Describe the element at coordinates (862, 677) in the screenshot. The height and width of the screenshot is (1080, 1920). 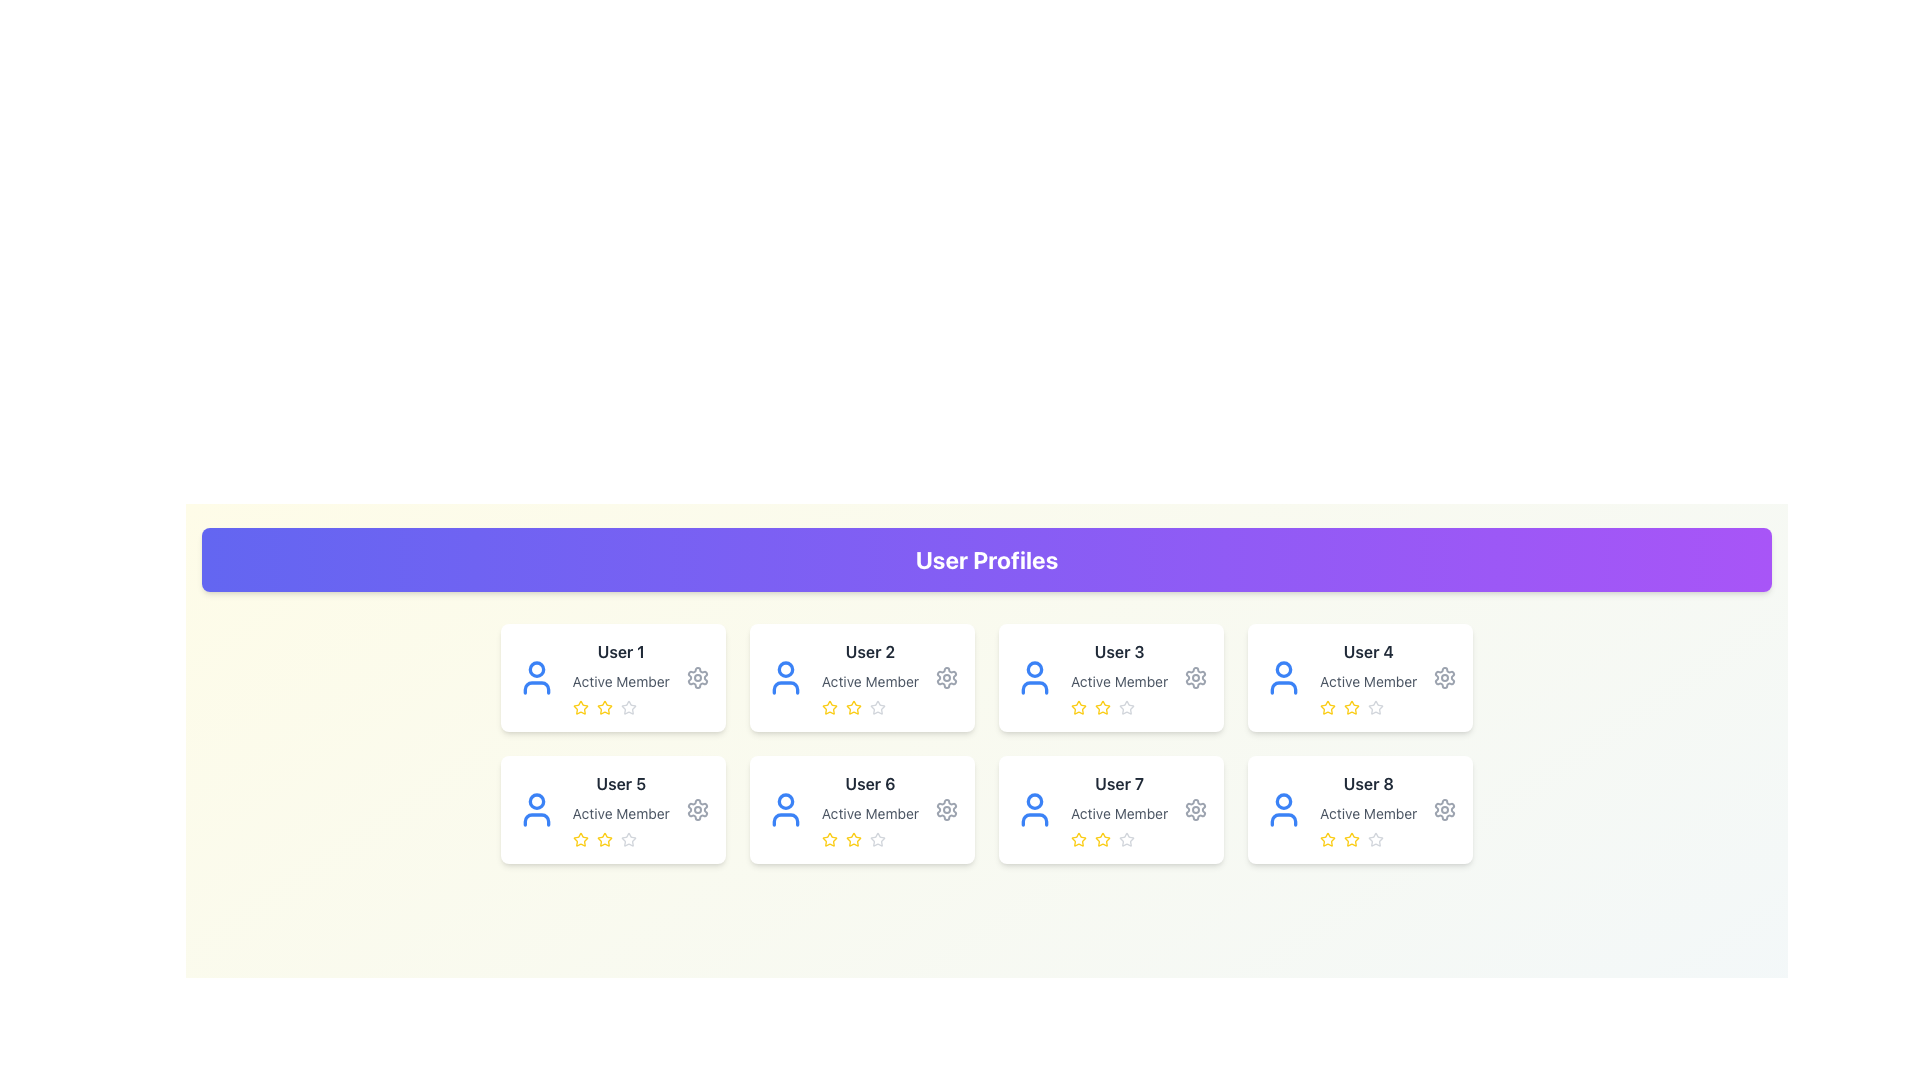
I see `the star rating icons in the user profile card for 'User 2' to change the rating` at that location.